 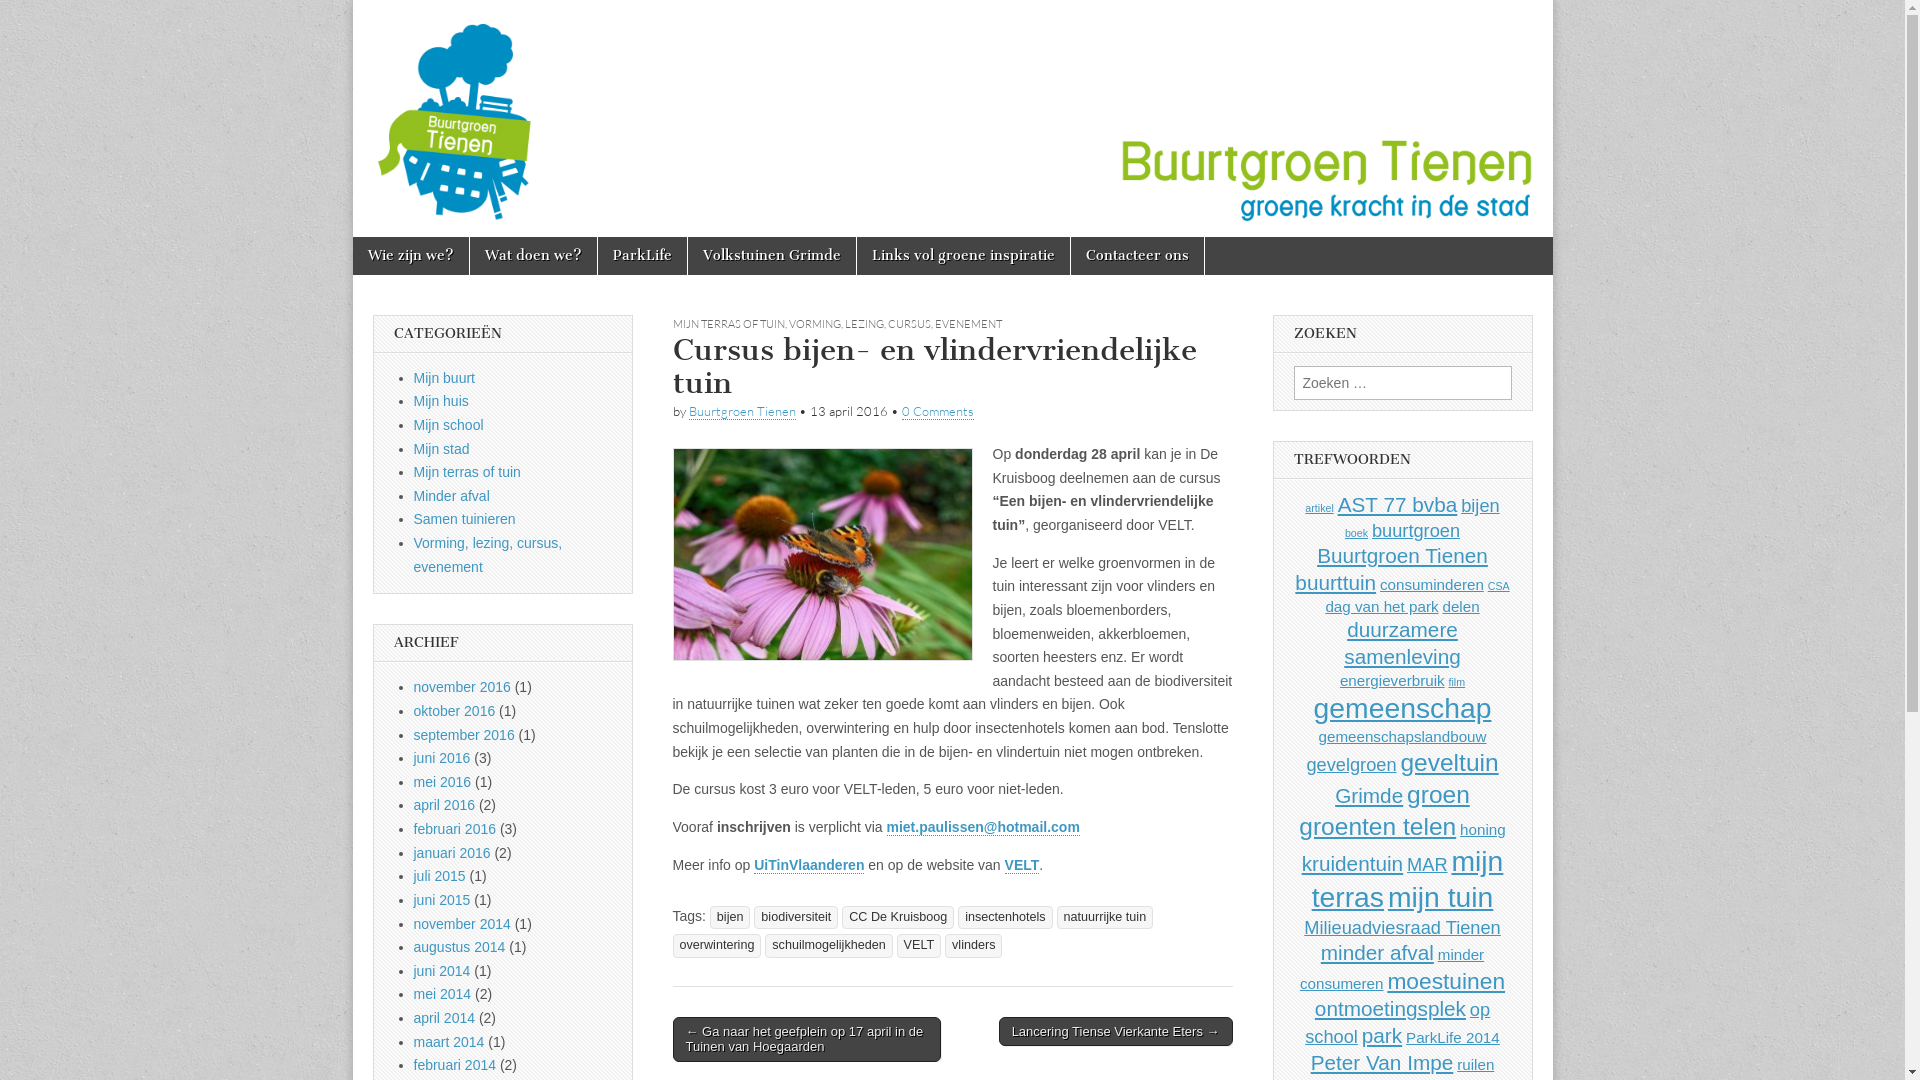 What do you see at coordinates (896, 917) in the screenshot?
I see `'CC De Kruisboog'` at bounding box center [896, 917].